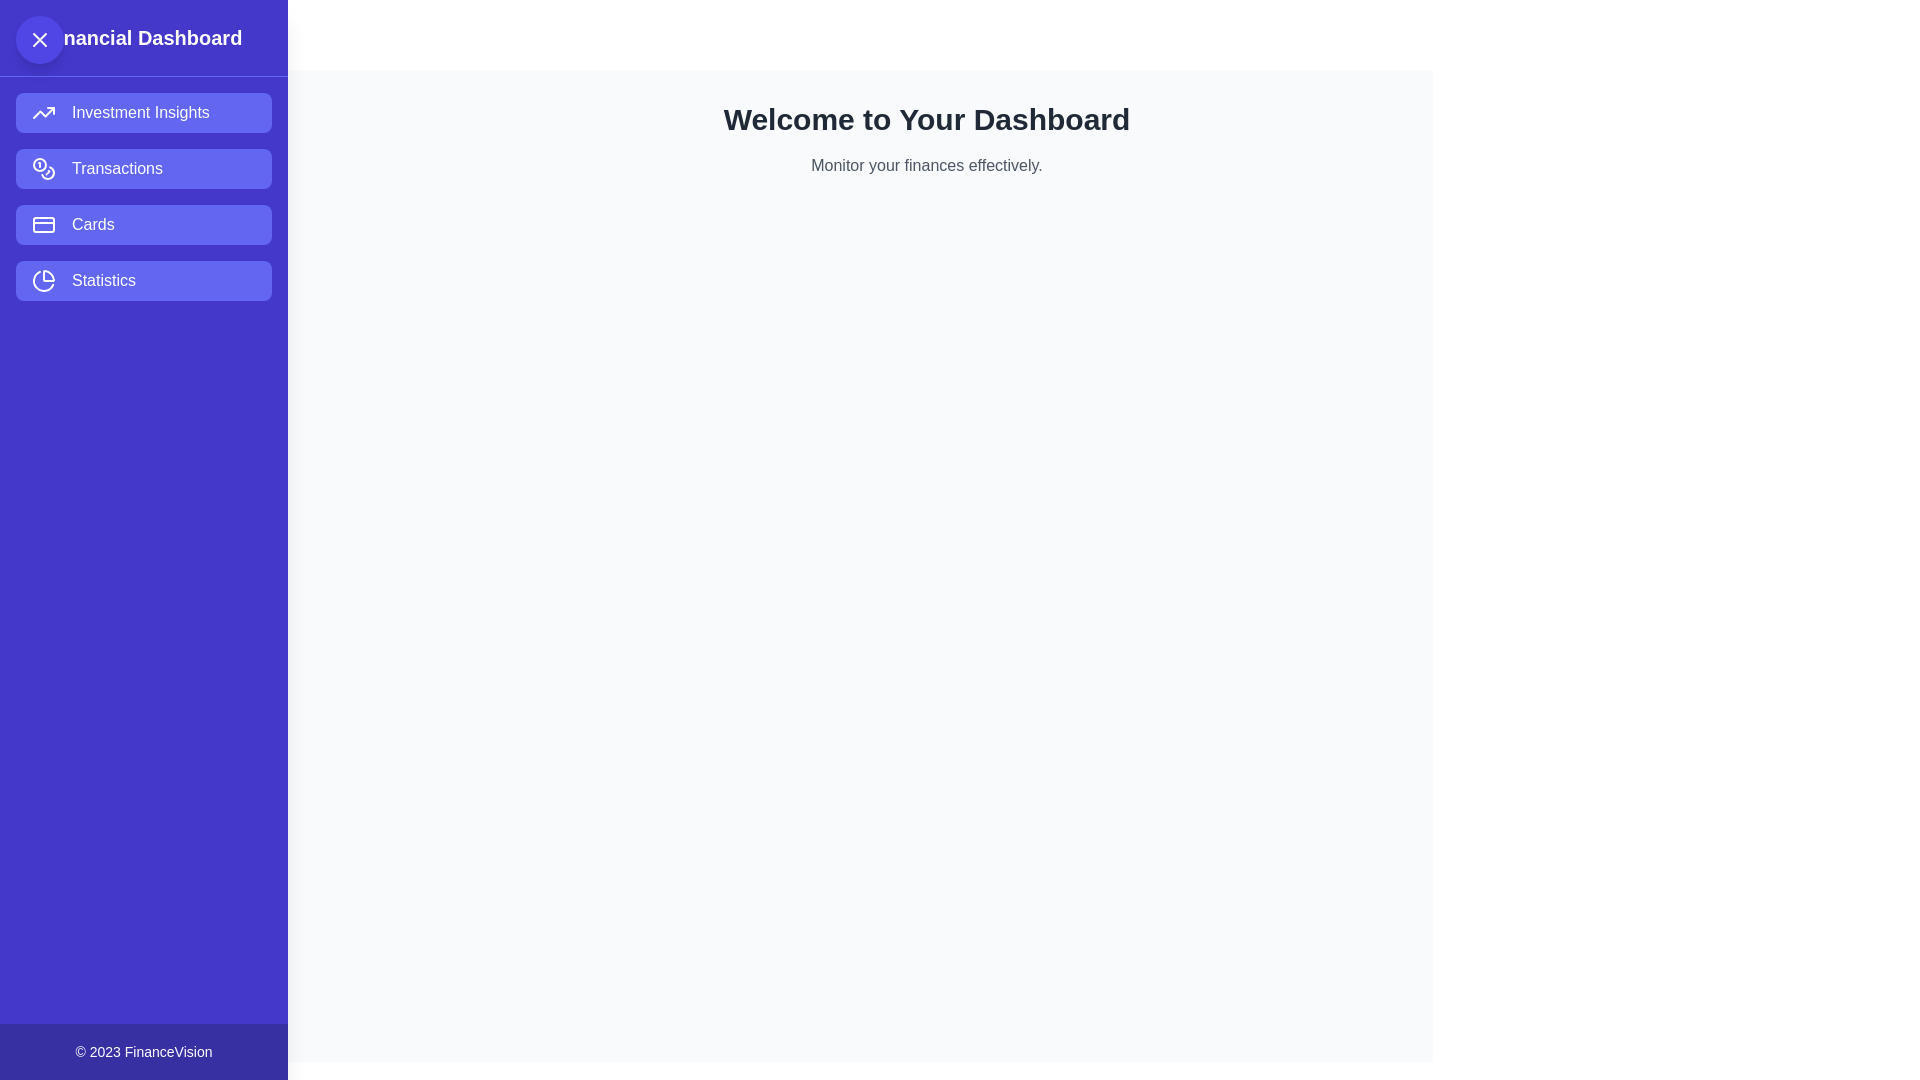 The height and width of the screenshot is (1080, 1920). Describe the element at coordinates (43, 224) in the screenshot. I see `the graphical component representing the 'Cards' icon located in the left sidebar of the interface by moving the cursor to its center point` at that location.